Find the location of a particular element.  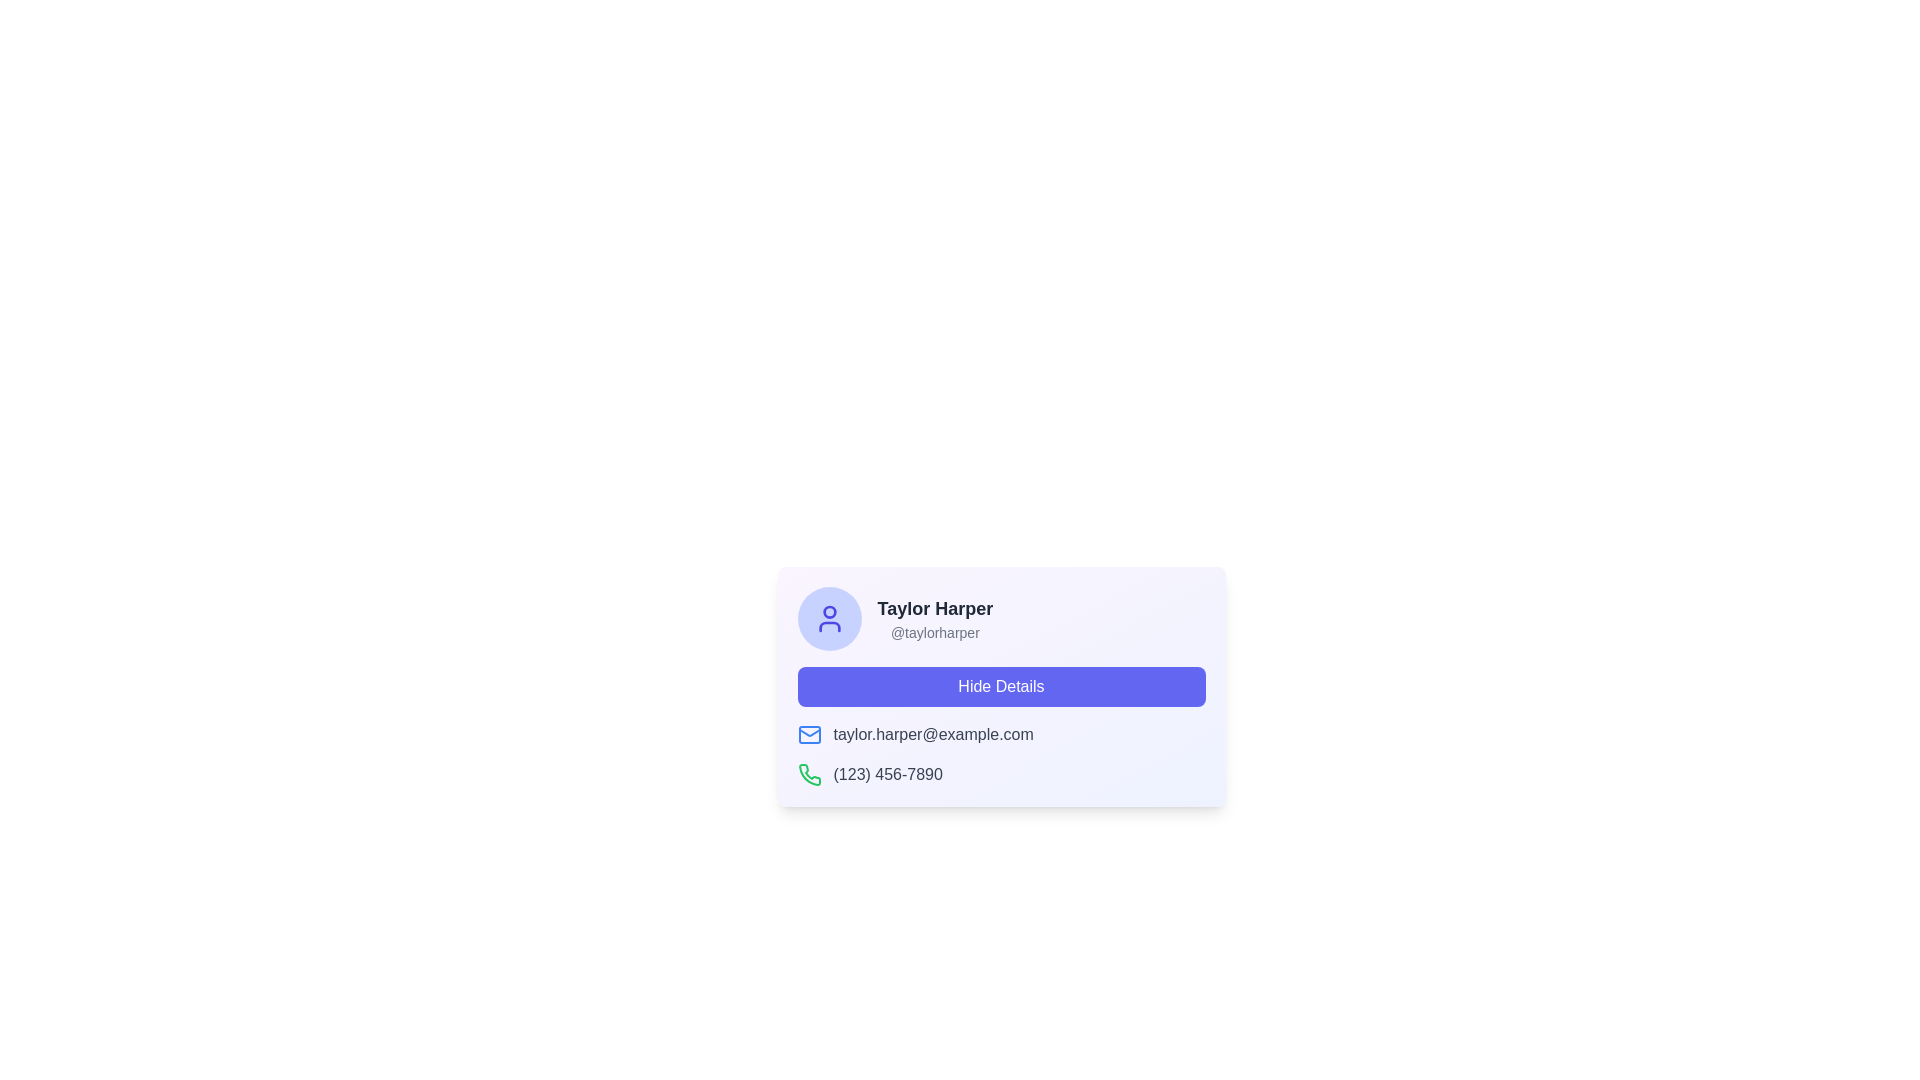

text displayed in the Text Display element that shows 'Taylor Harper', which is prominently positioned in the card section above the '@taylorharper' text is located at coordinates (934, 608).